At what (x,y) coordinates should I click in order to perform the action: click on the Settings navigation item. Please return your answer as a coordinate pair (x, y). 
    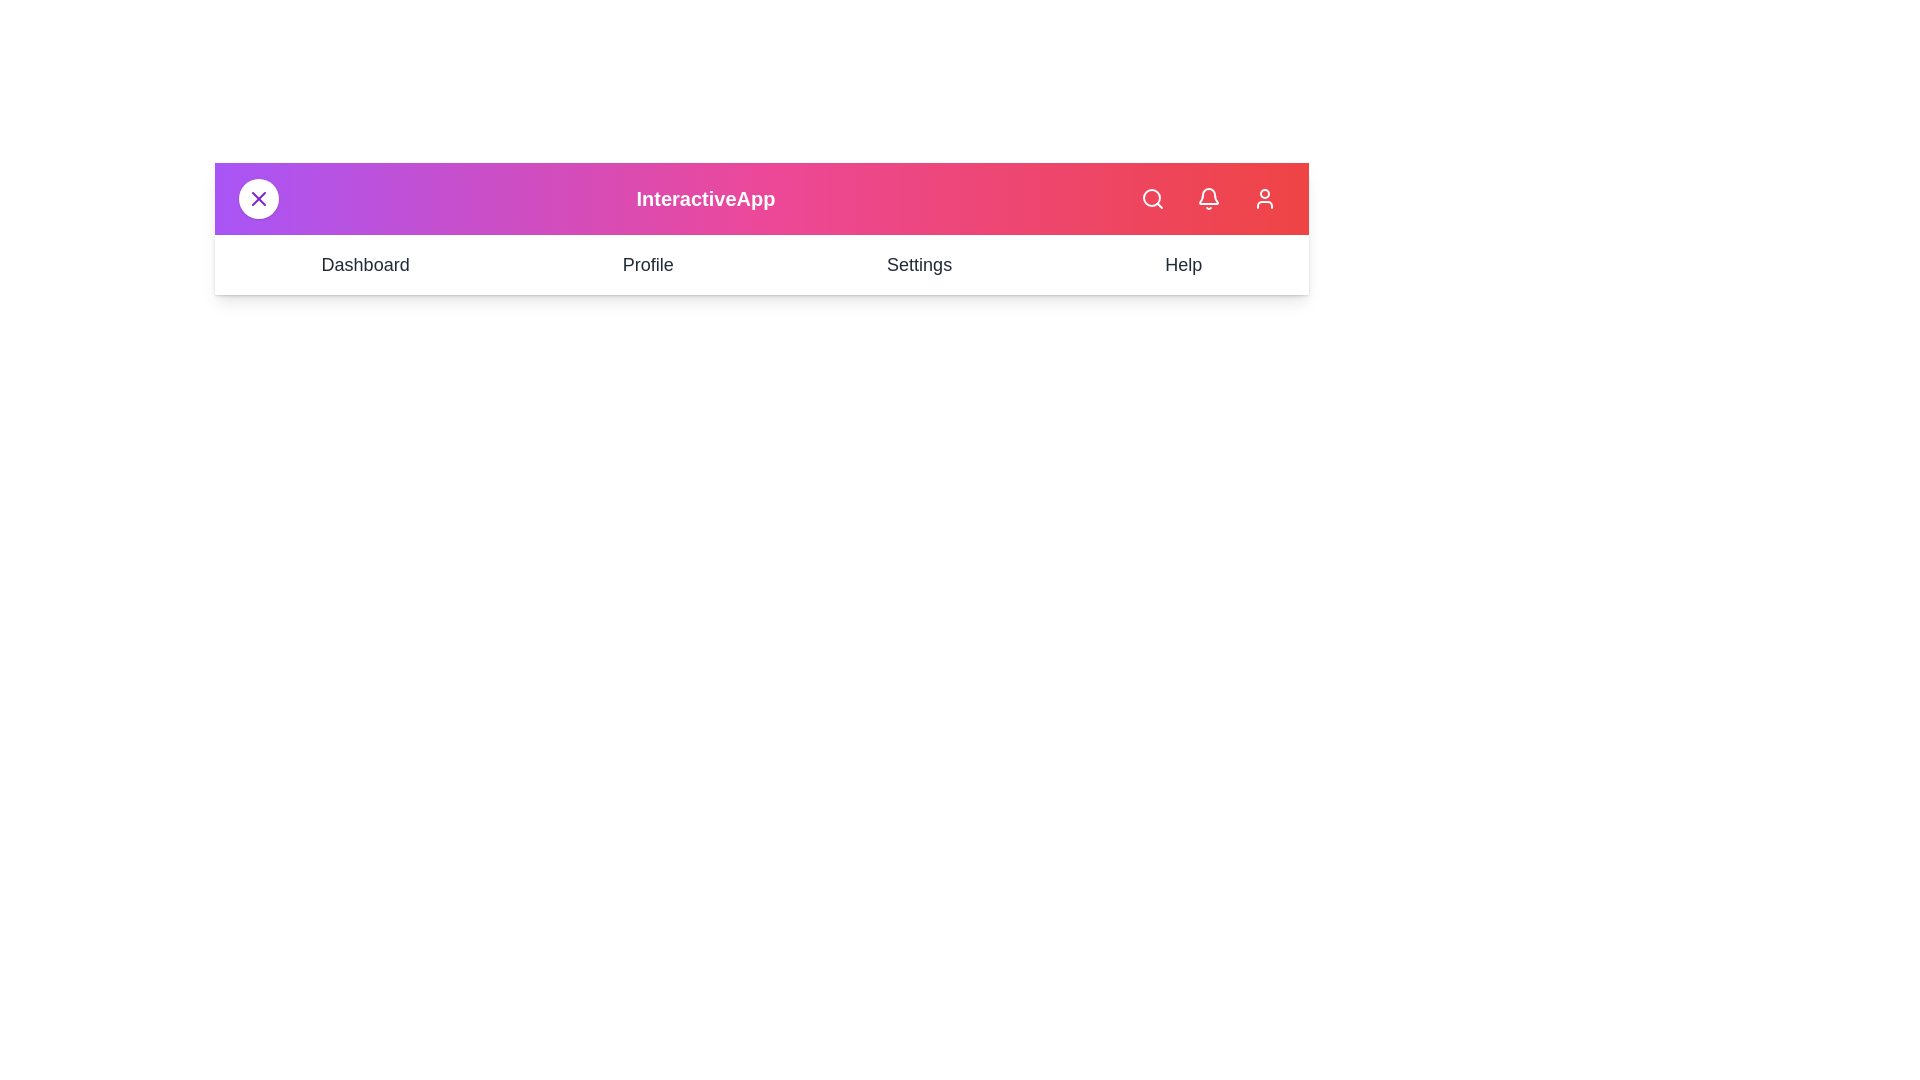
    Looking at the image, I should click on (917, 264).